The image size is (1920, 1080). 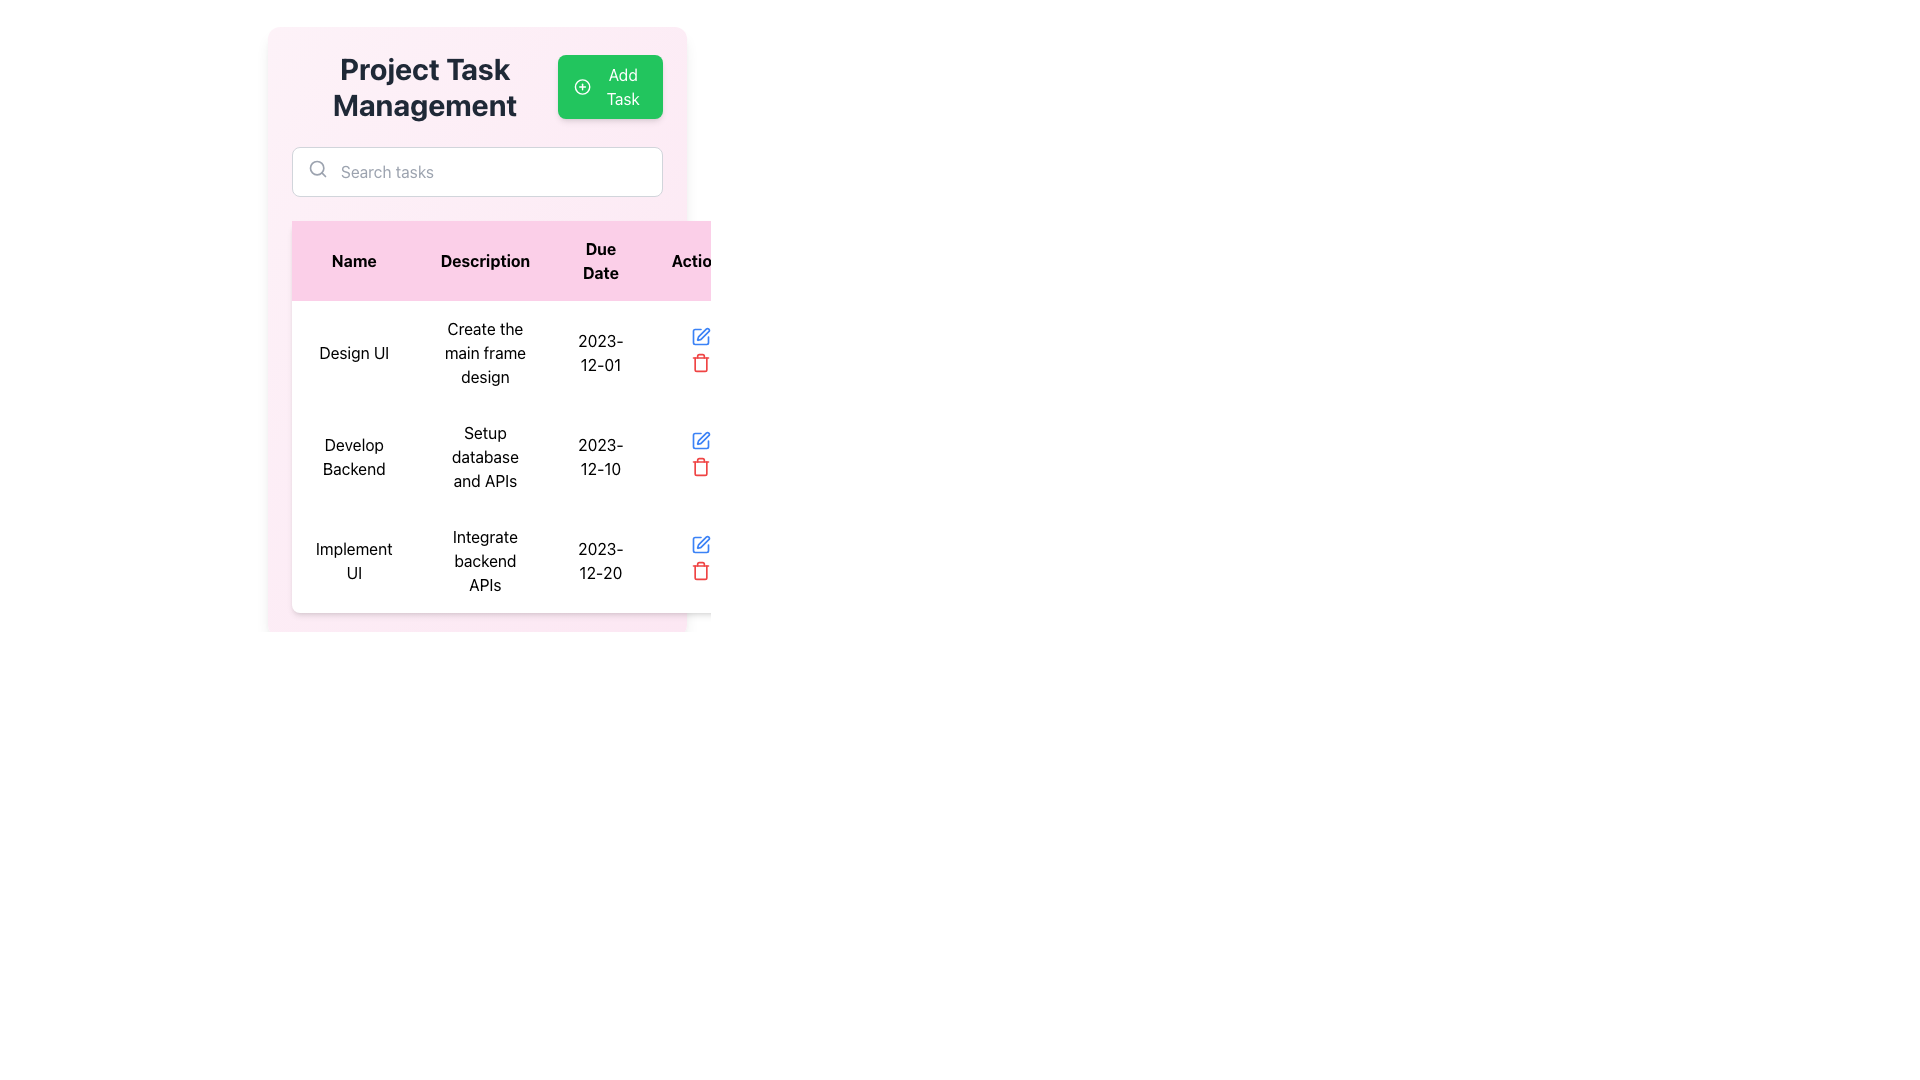 What do you see at coordinates (700, 544) in the screenshot?
I see `the graphical icon resembling a square with a pen, located in the 'Actions' column of the third row for the 'Implement UI' task` at bounding box center [700, 544].